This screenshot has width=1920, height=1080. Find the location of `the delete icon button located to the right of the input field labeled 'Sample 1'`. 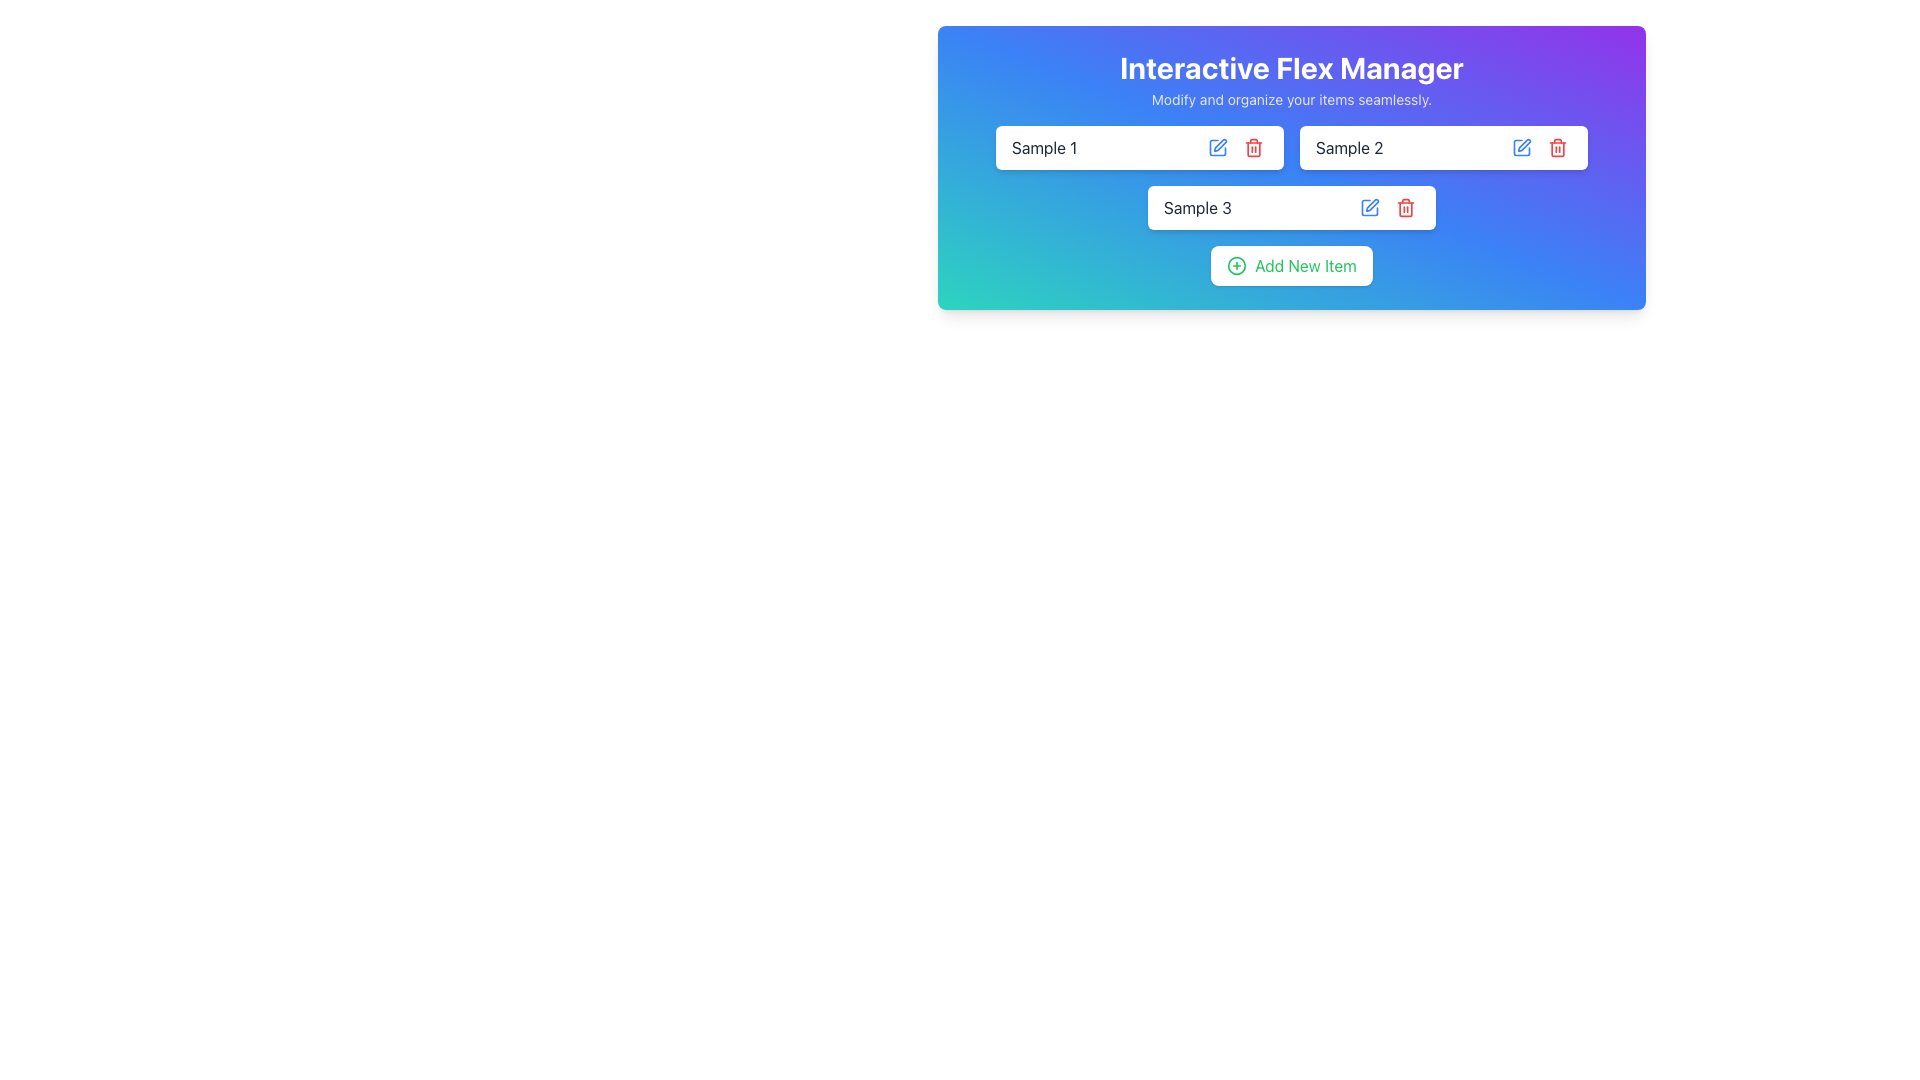

the delete icon button located to the right of the input field labeled 'Sample 1' is located at coordinates (1252, 146).